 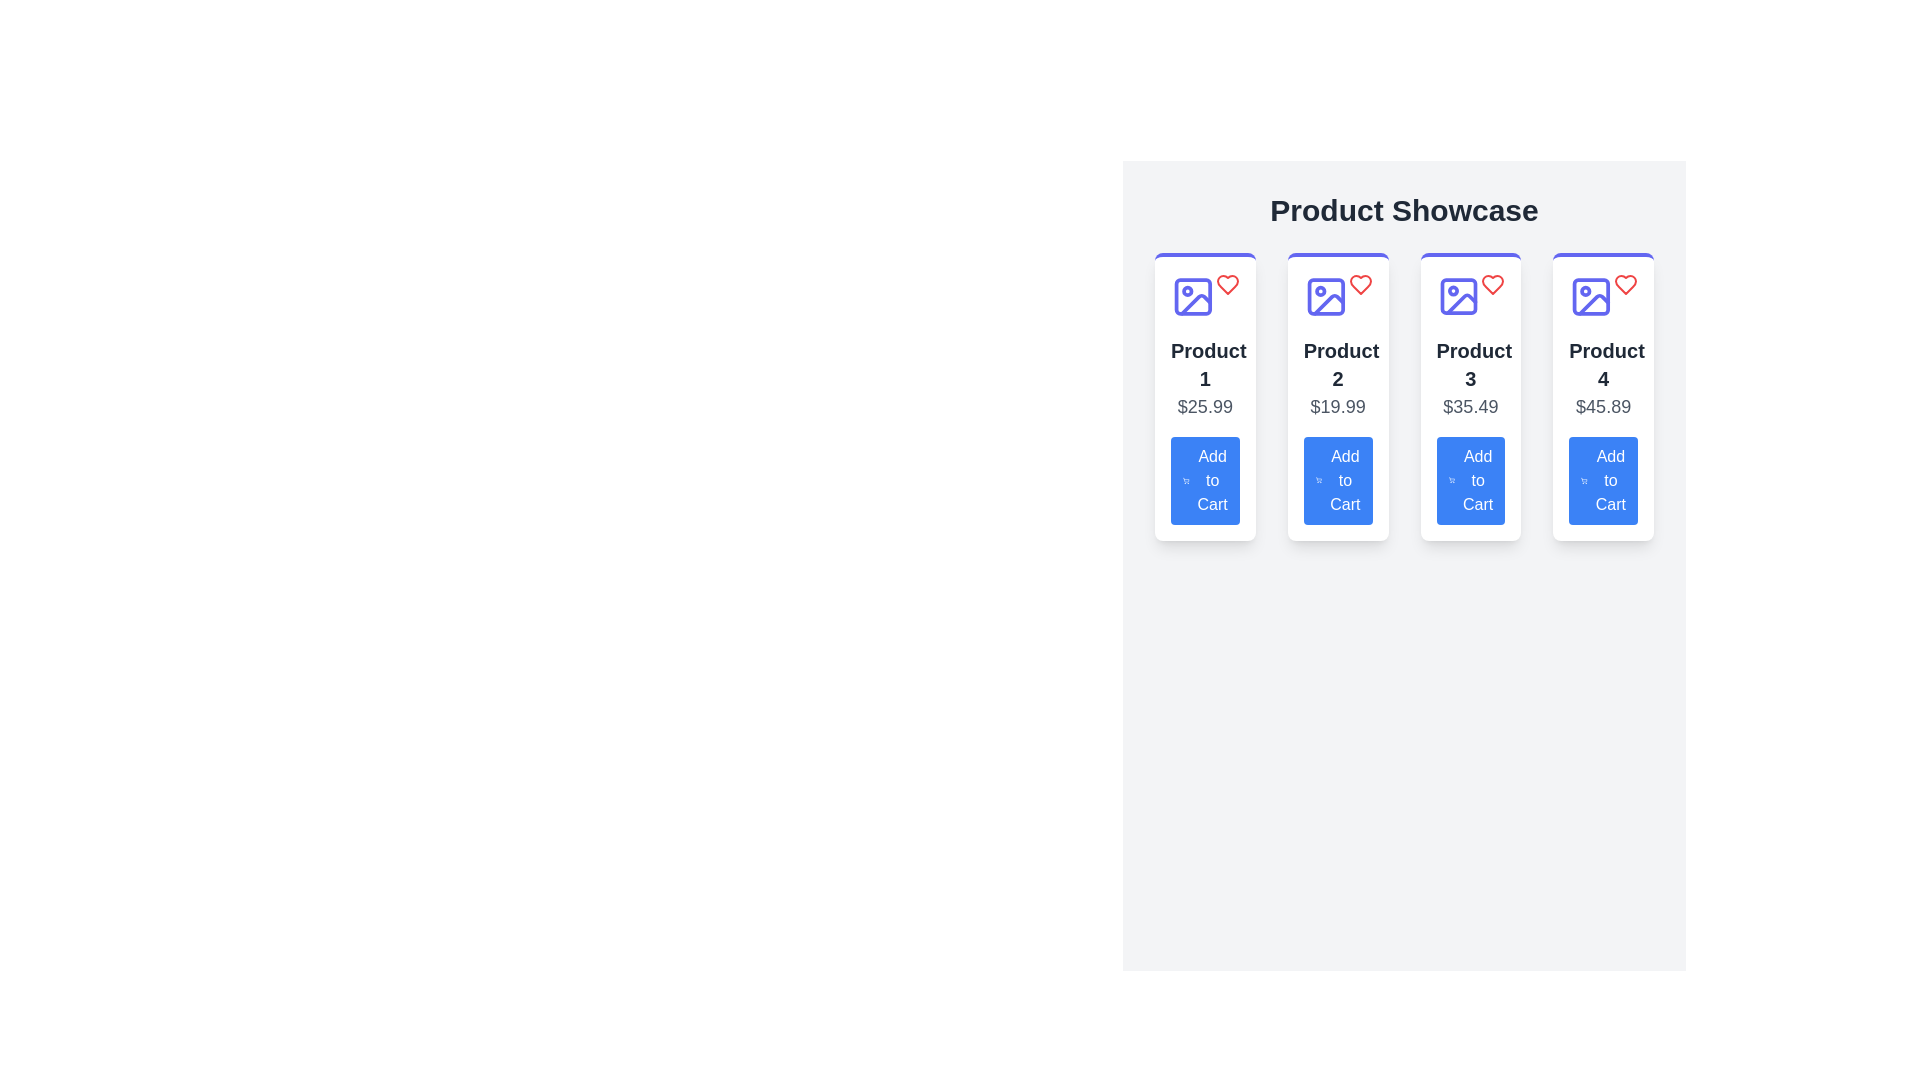 I want to click on the icon placeholder representing 'Product 2' located inside its product card, positioned second from the left in a horizontal list, so click(x=1326, y=297).